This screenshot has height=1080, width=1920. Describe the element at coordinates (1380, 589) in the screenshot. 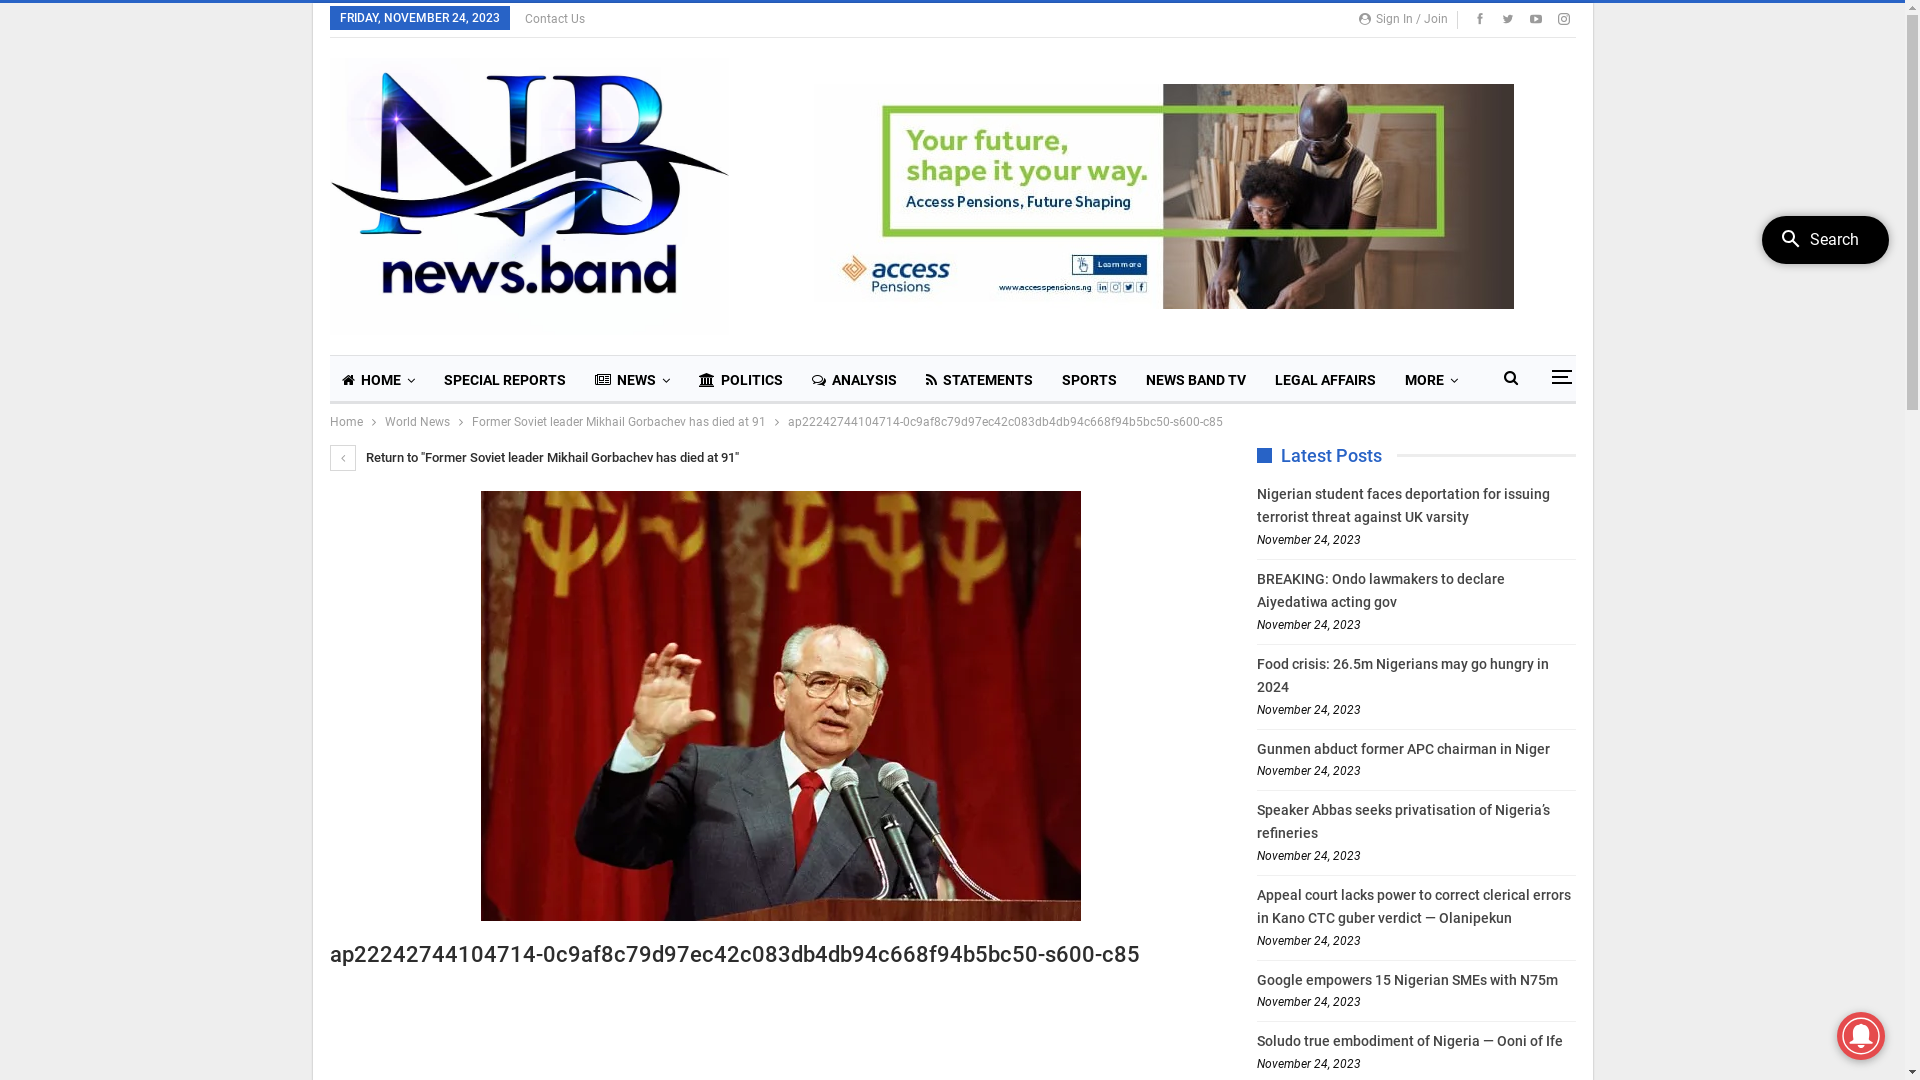

I see `'BREAKING: Ondo lawmakers to declare Aiyedatiwa acting gov'` at that location.